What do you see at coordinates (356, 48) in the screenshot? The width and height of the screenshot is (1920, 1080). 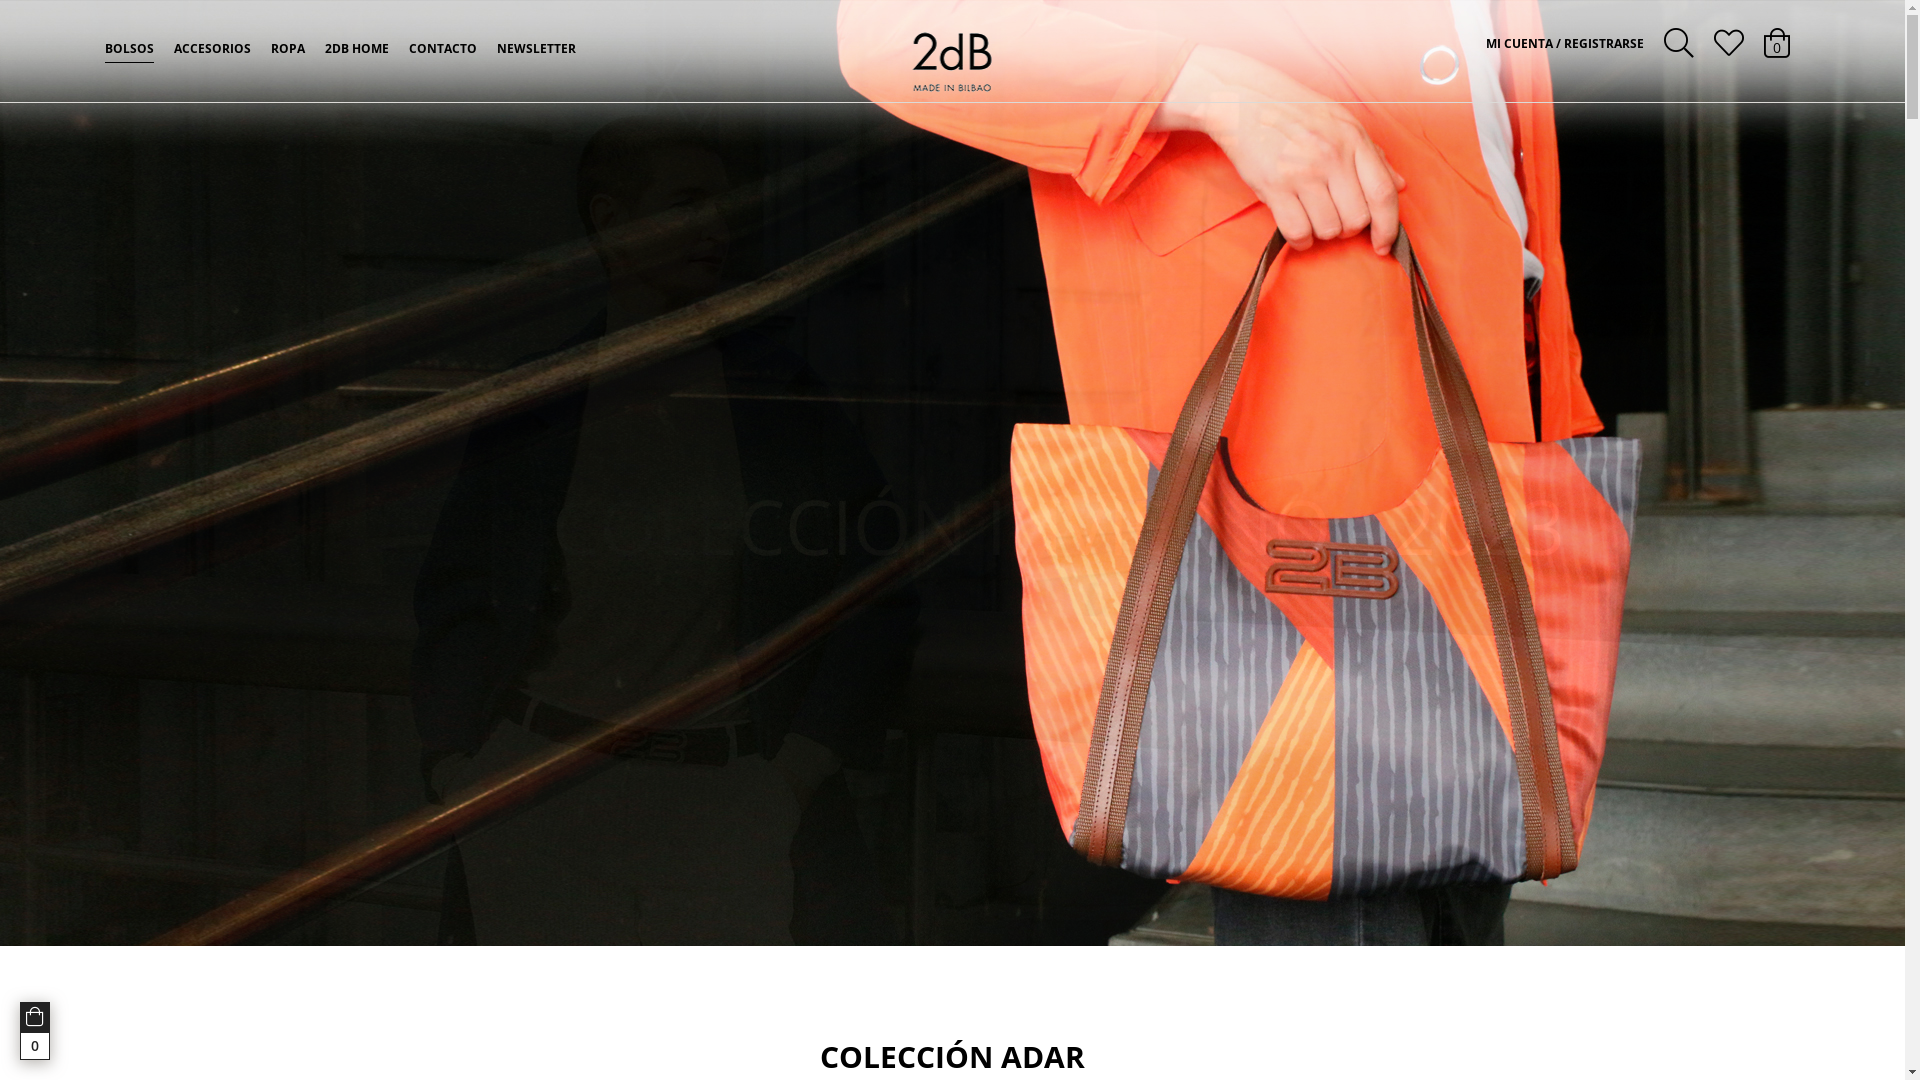 I see `'2DB HOME'` at bounding box center [356, 48].